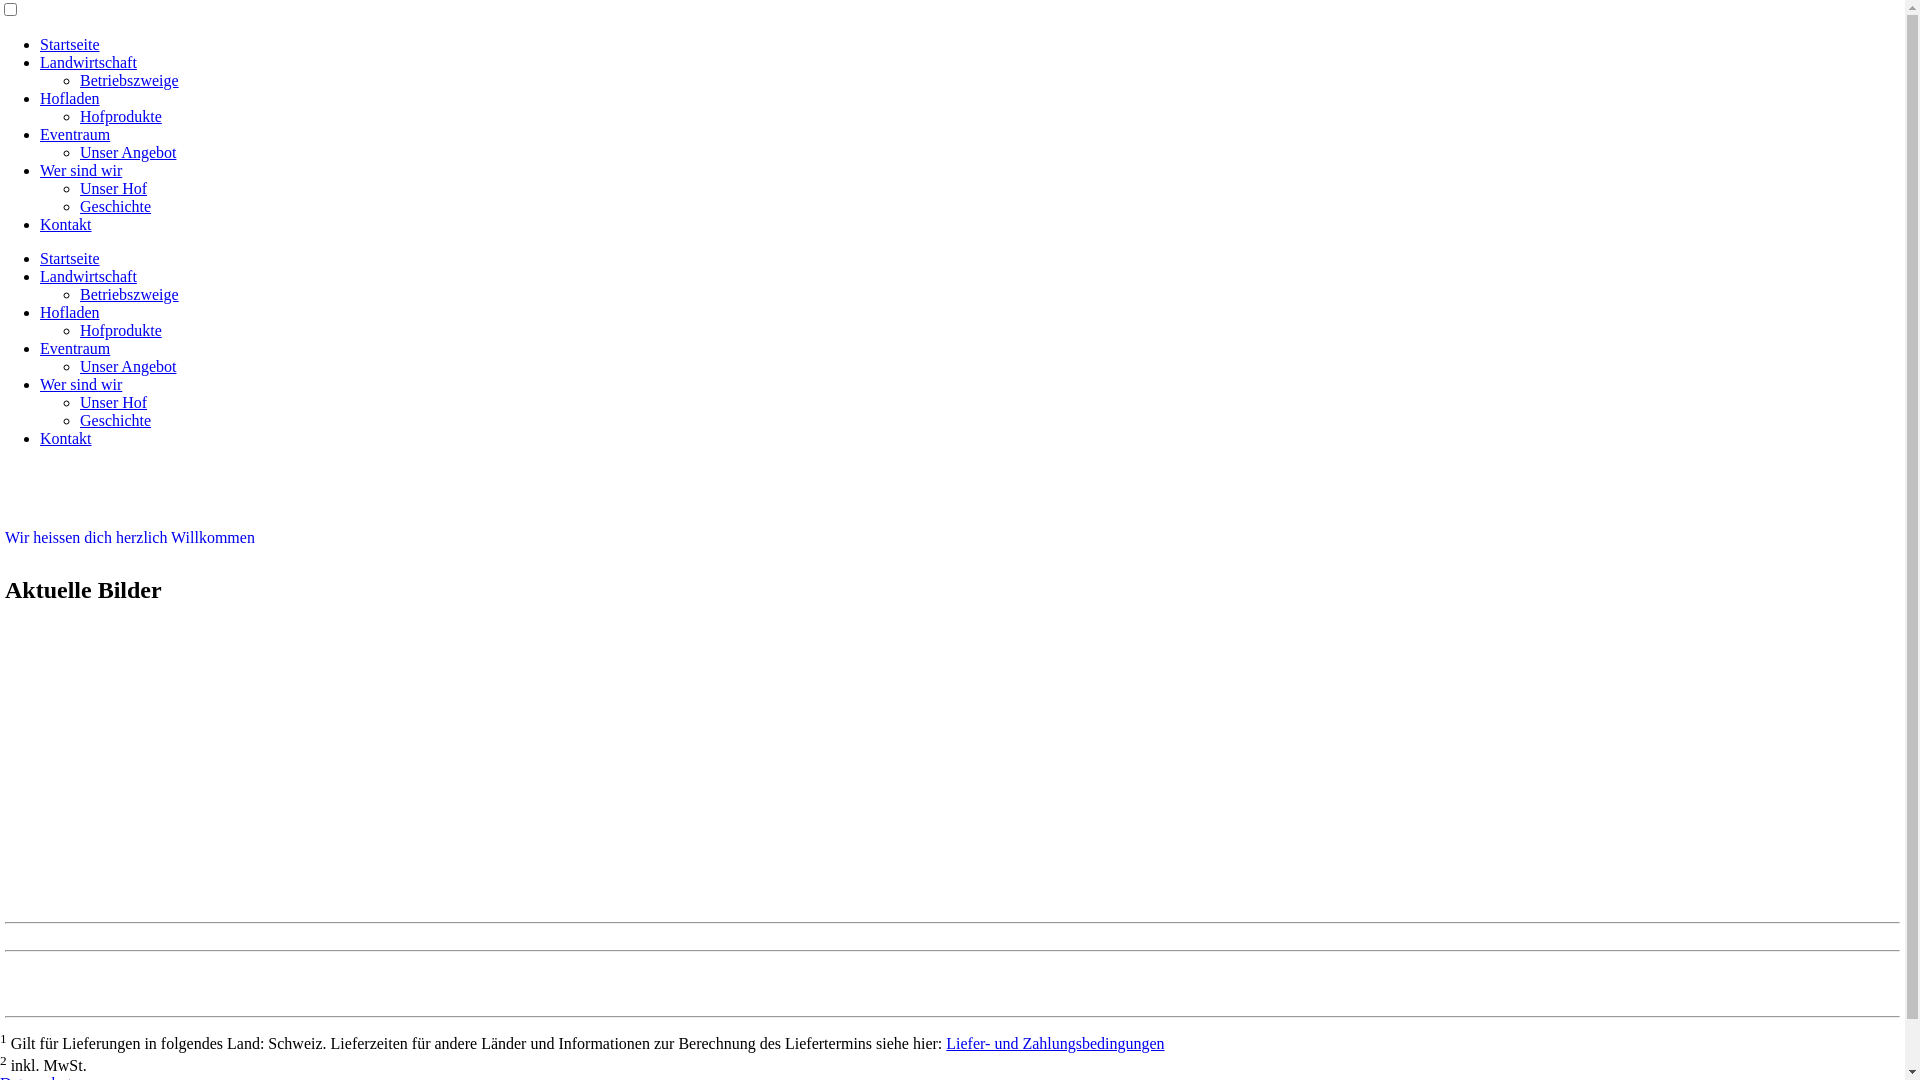  I want to click on 'Unser Hof', so click(80, 188).